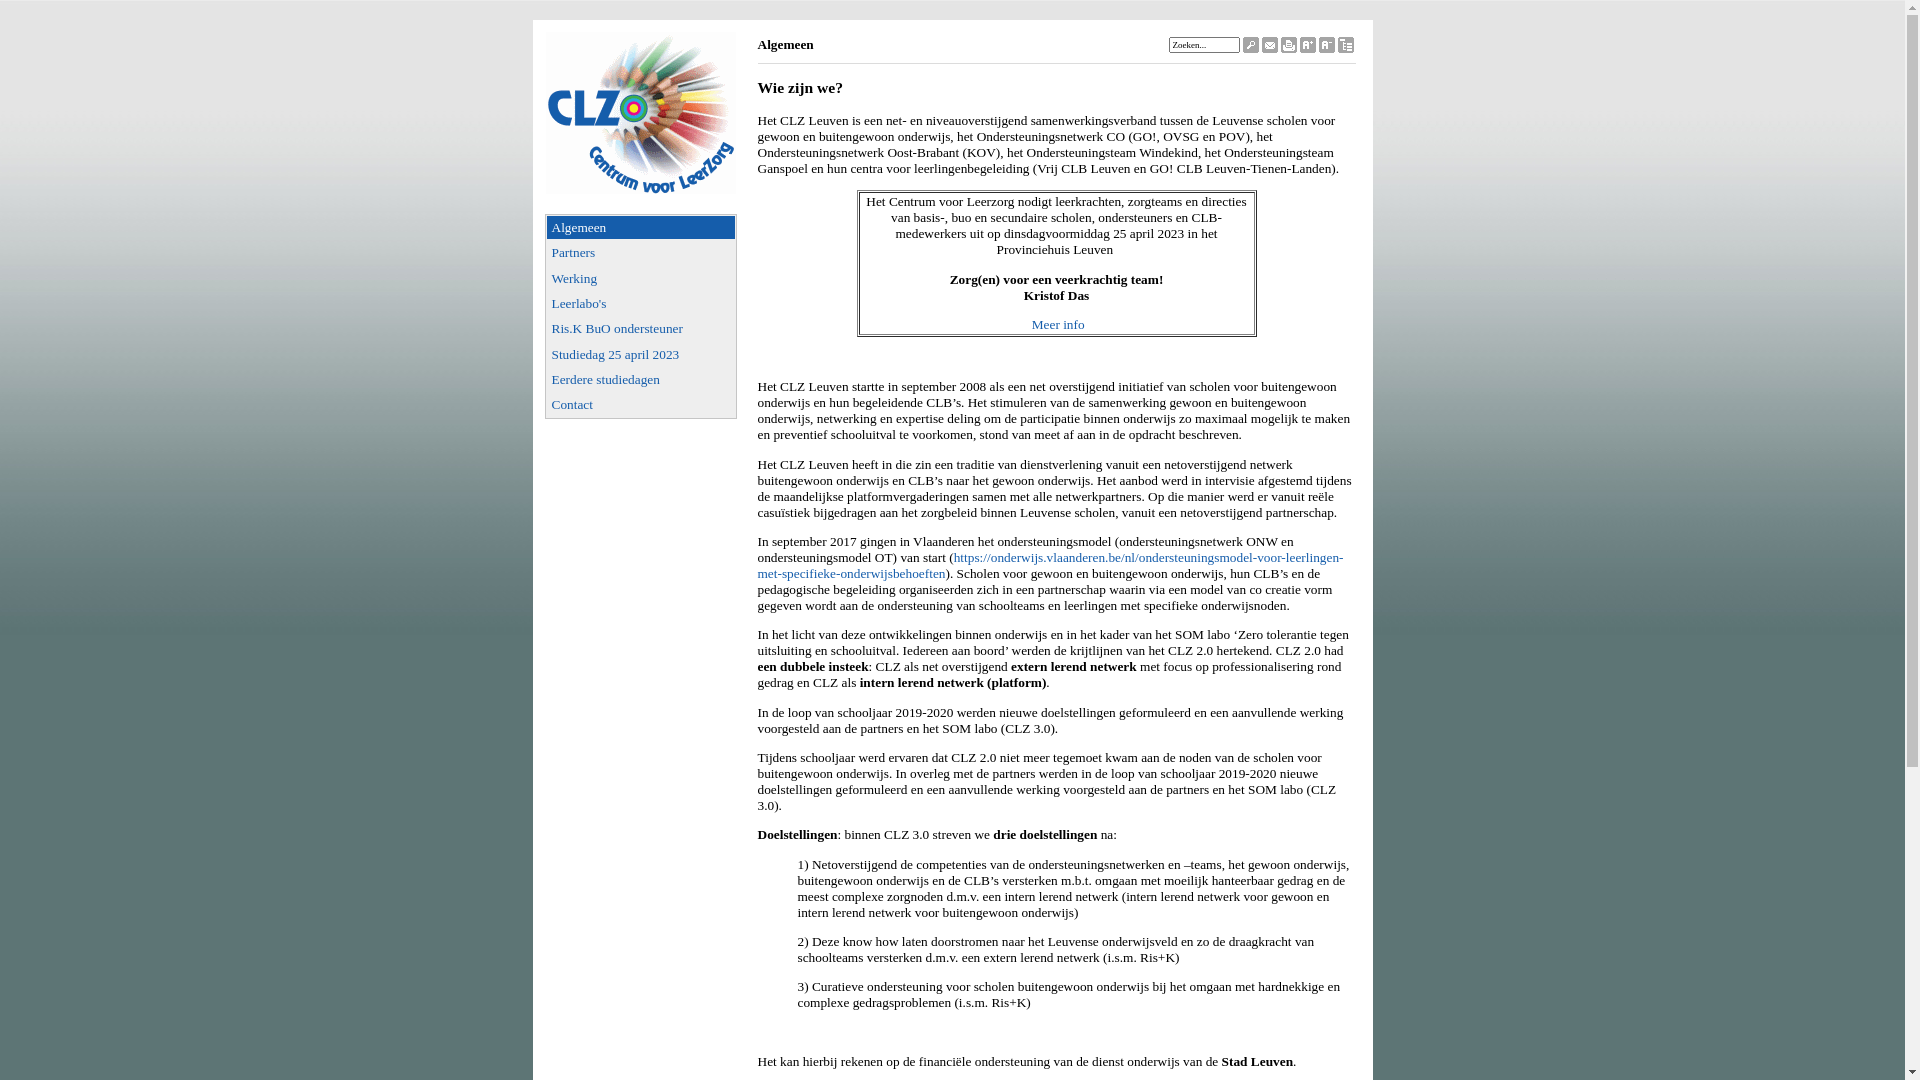 Image resolution: width=1920 pixels, height=1080 pixels. Describe the element at coordinates (1308, 46) in the screenshot. I see `'Grotere tekens'` at that location.